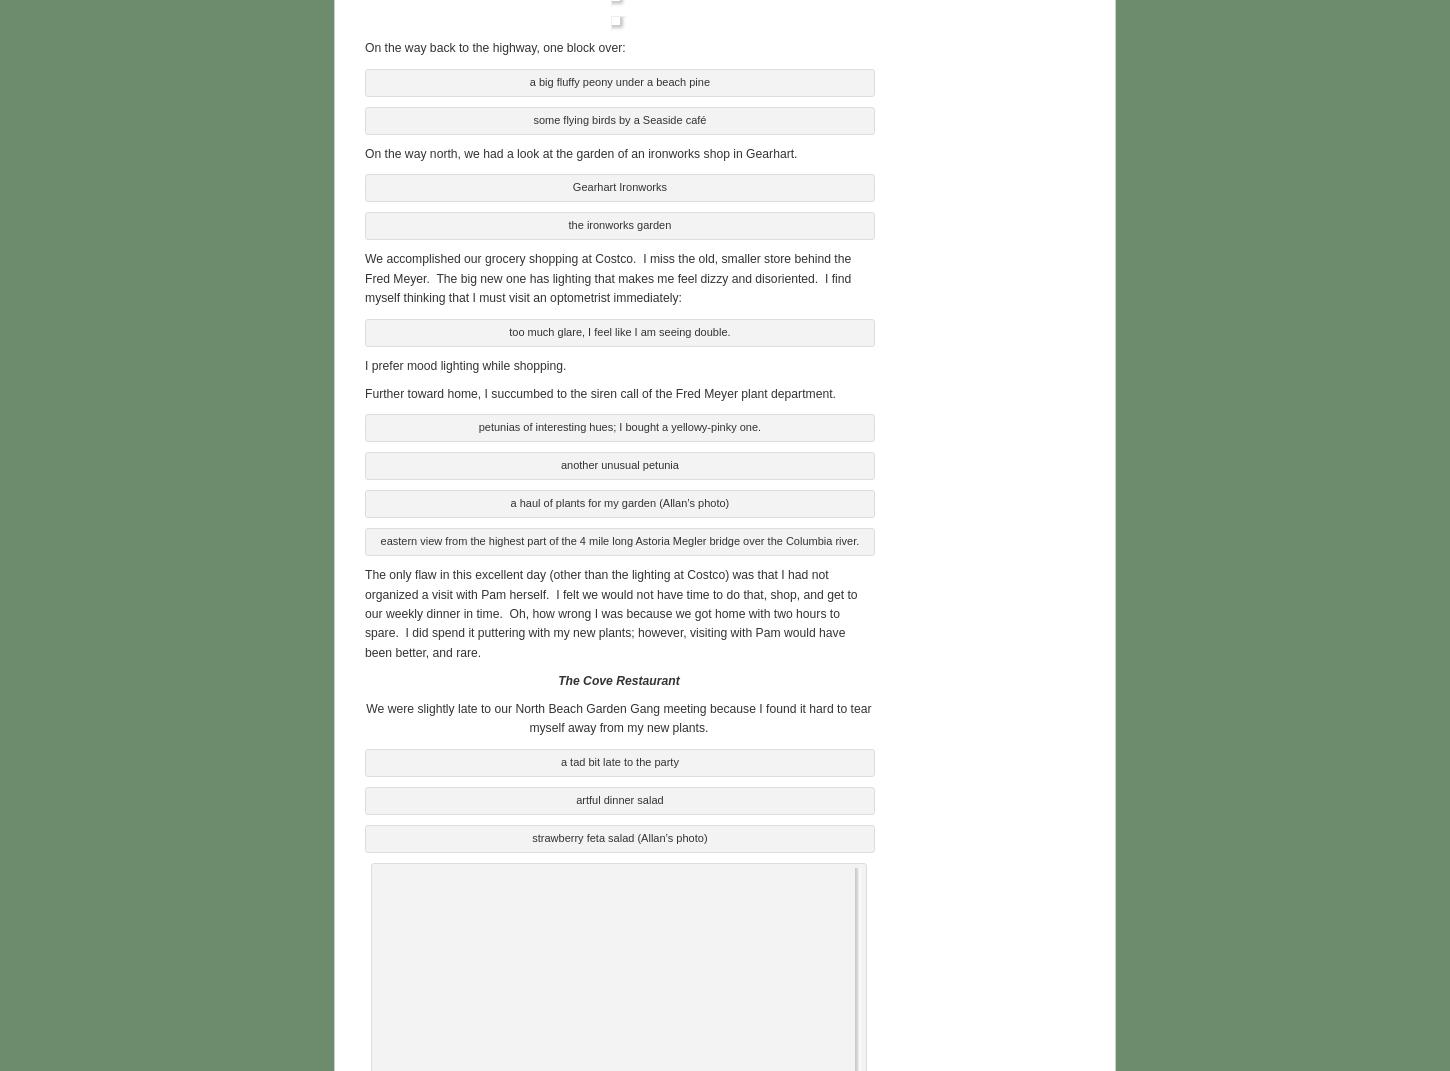  I want to click on 'too much glare, I feel like I am seeing double.', so click(618, 328).